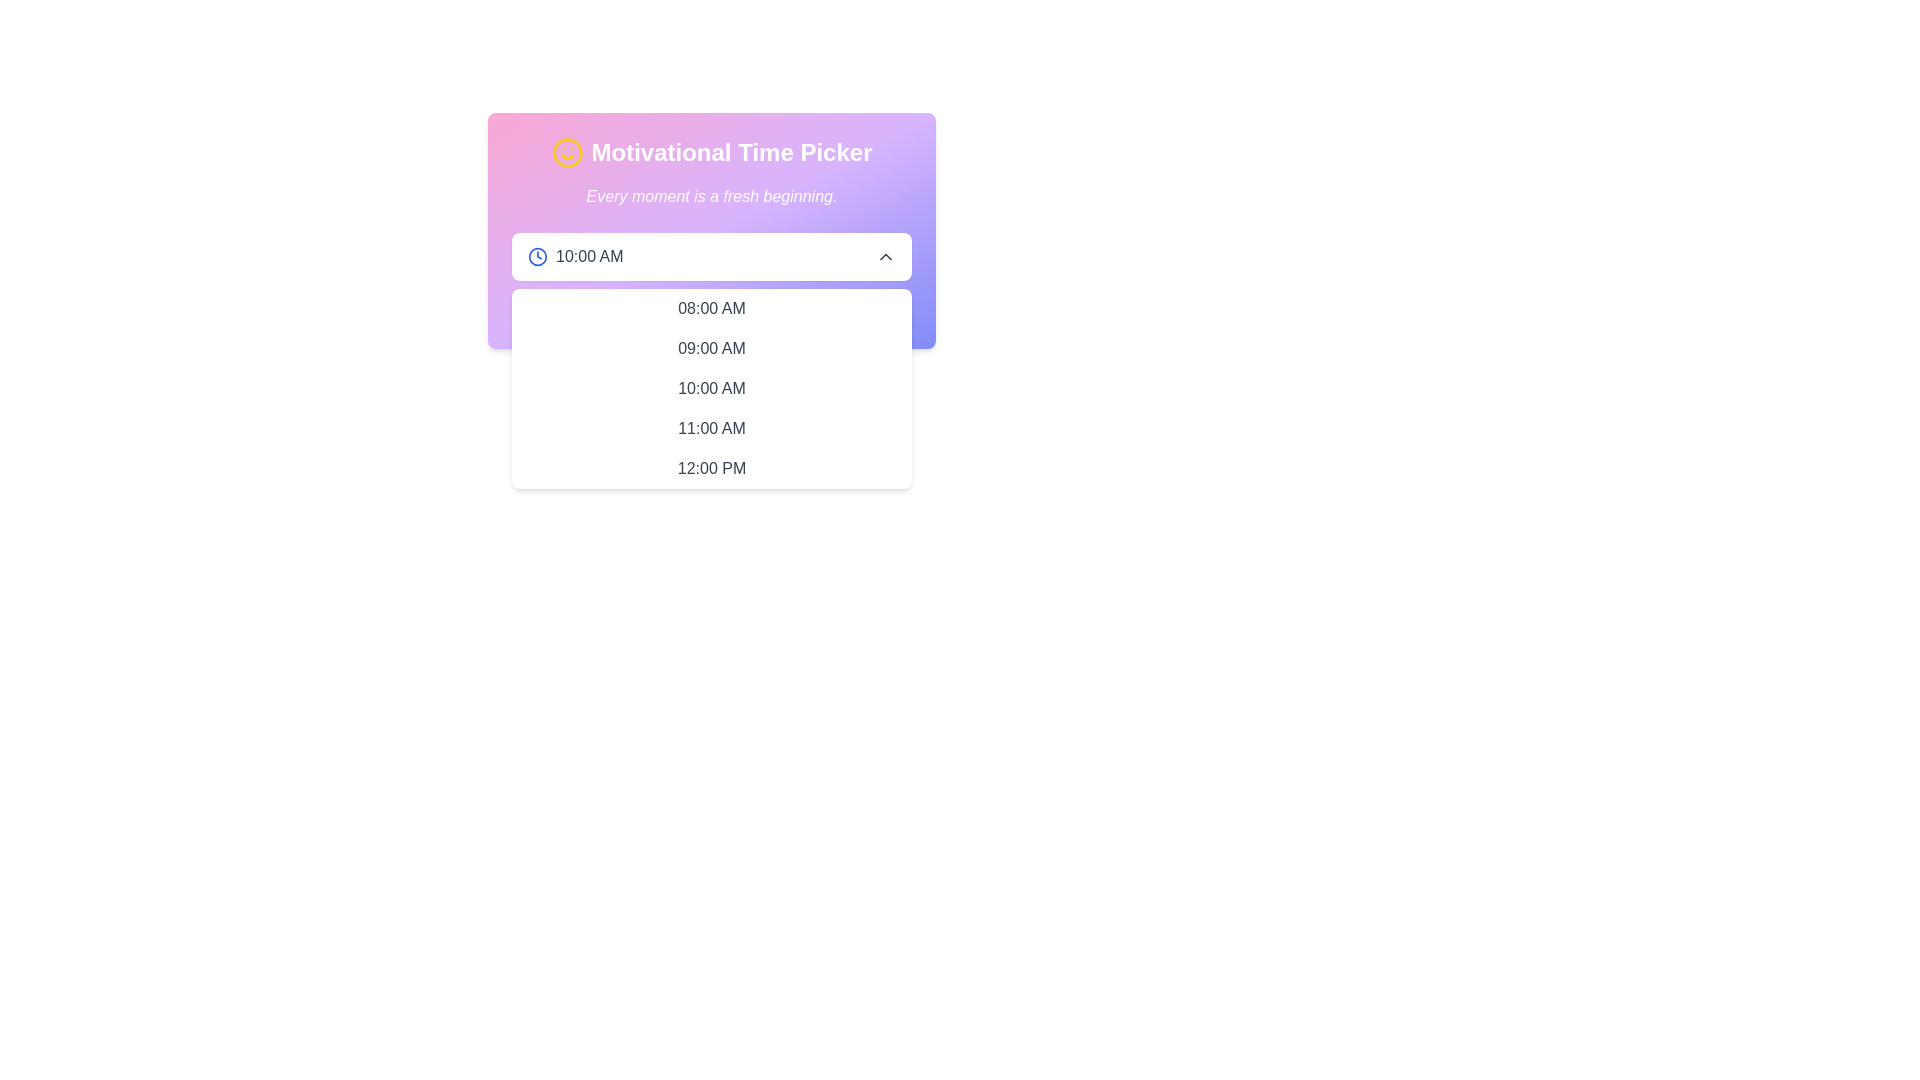 This screenshot has width=1920, height=1080. I want to click on the time display text on the left side of the Motivational Time Picker interface, so click(574, 256).